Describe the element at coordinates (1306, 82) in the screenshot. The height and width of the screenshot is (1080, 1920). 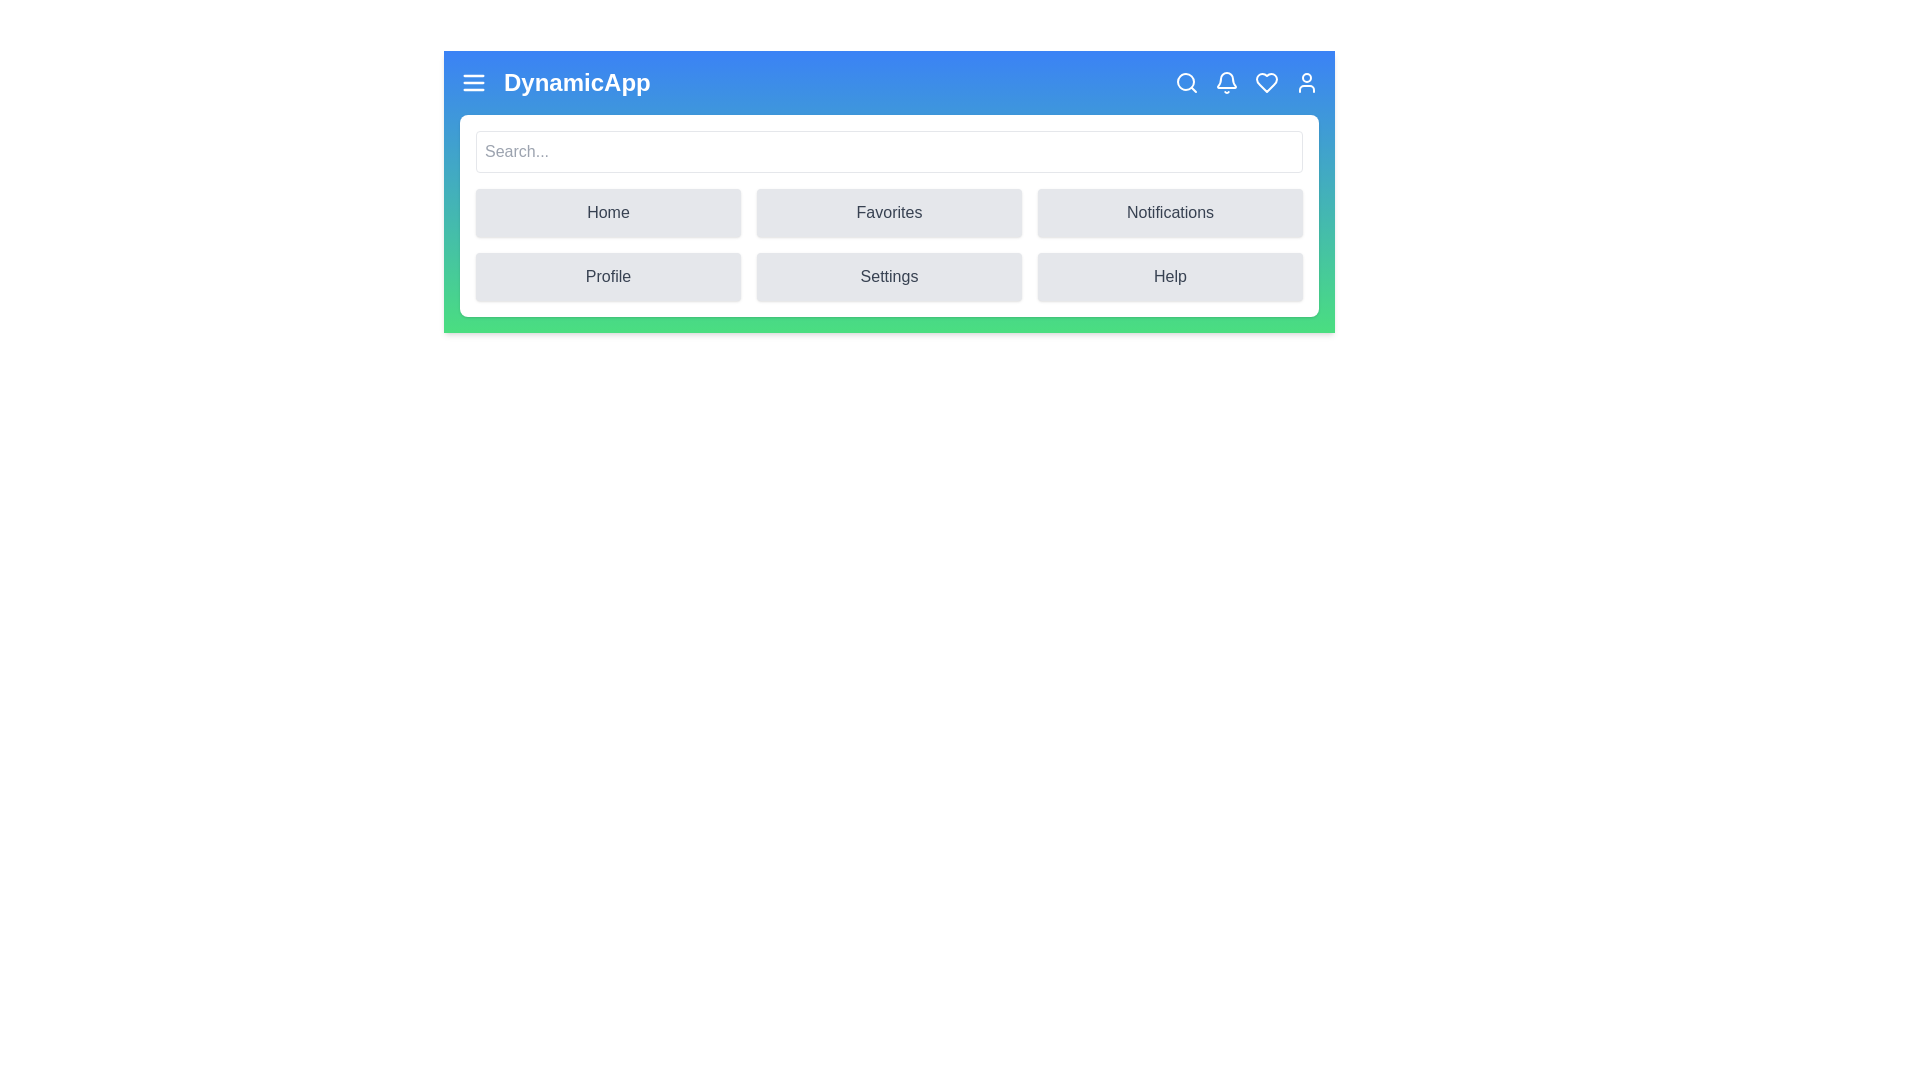
I see `the user icon to access the profile` at that location.